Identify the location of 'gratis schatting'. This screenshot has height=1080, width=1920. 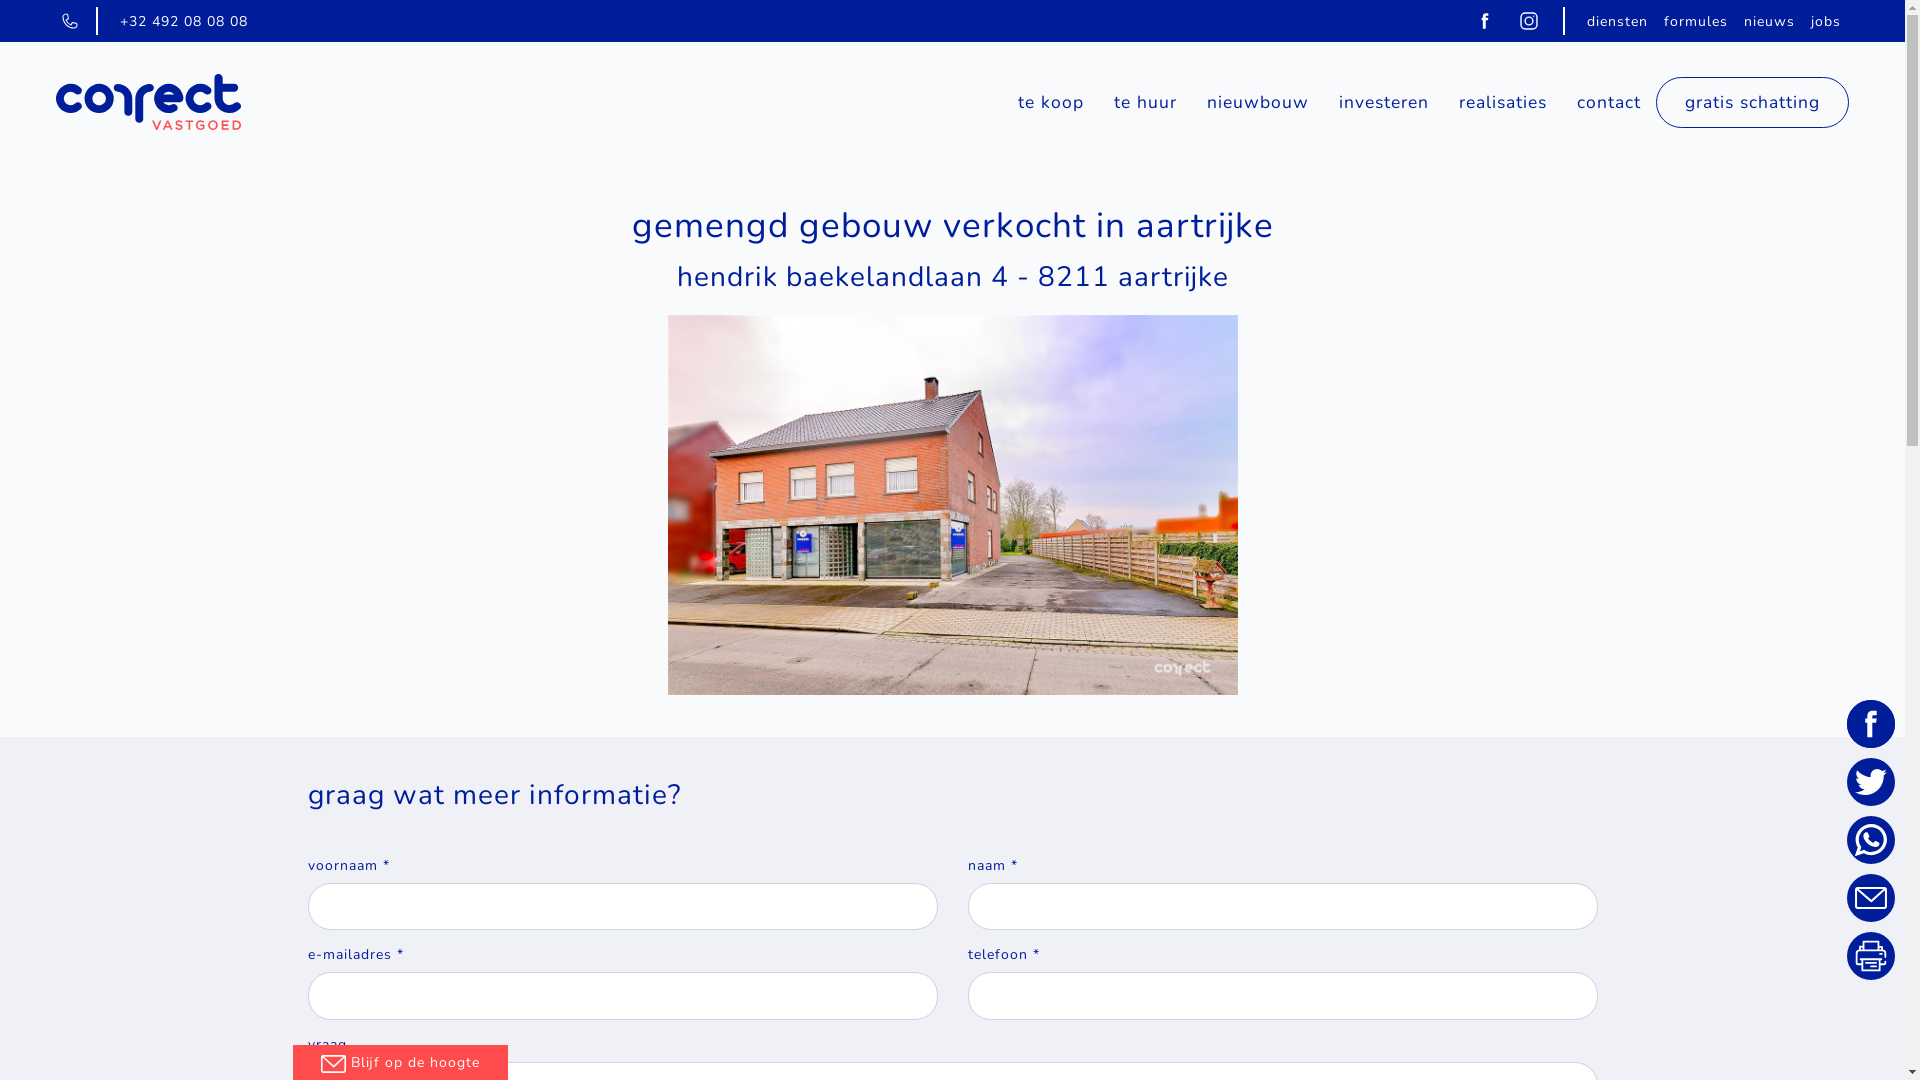
(1751, 102).